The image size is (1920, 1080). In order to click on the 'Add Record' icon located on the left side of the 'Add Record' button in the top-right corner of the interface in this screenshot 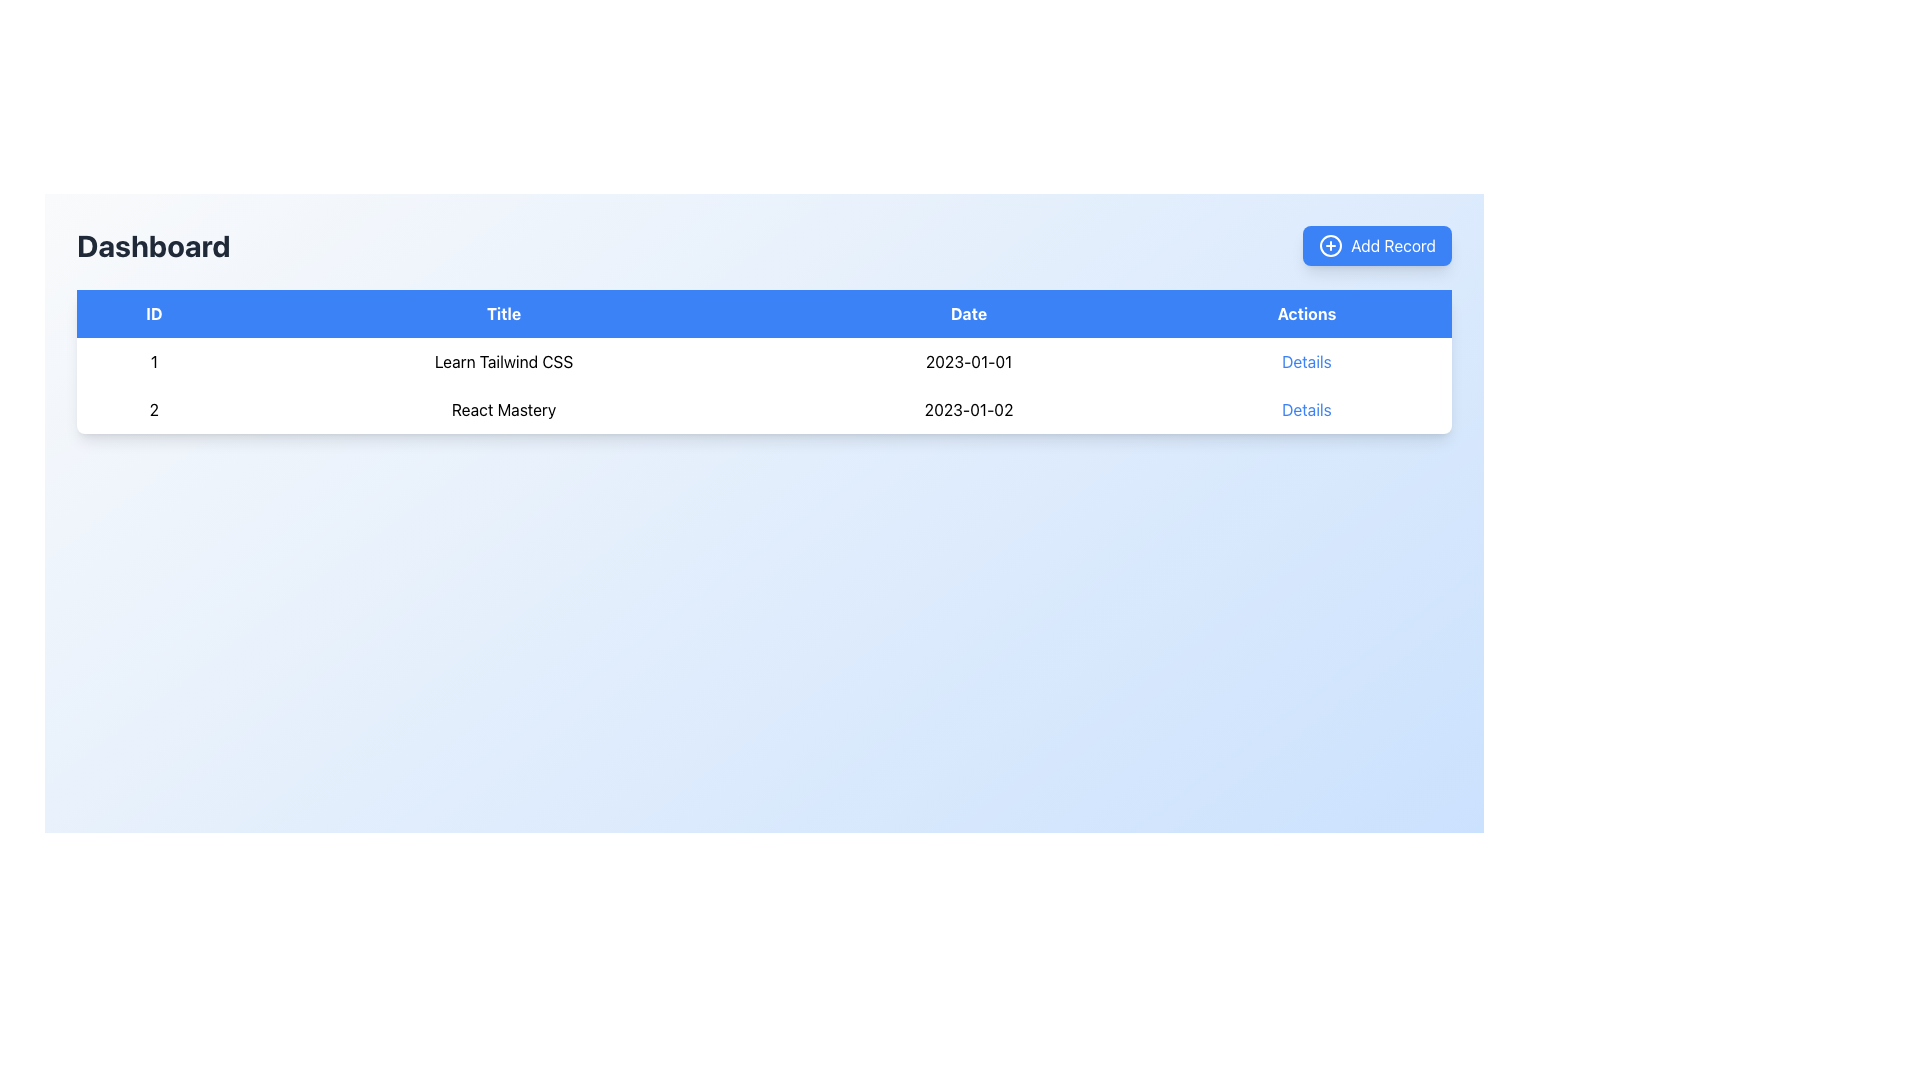, I will do `click(1331, 245)`.